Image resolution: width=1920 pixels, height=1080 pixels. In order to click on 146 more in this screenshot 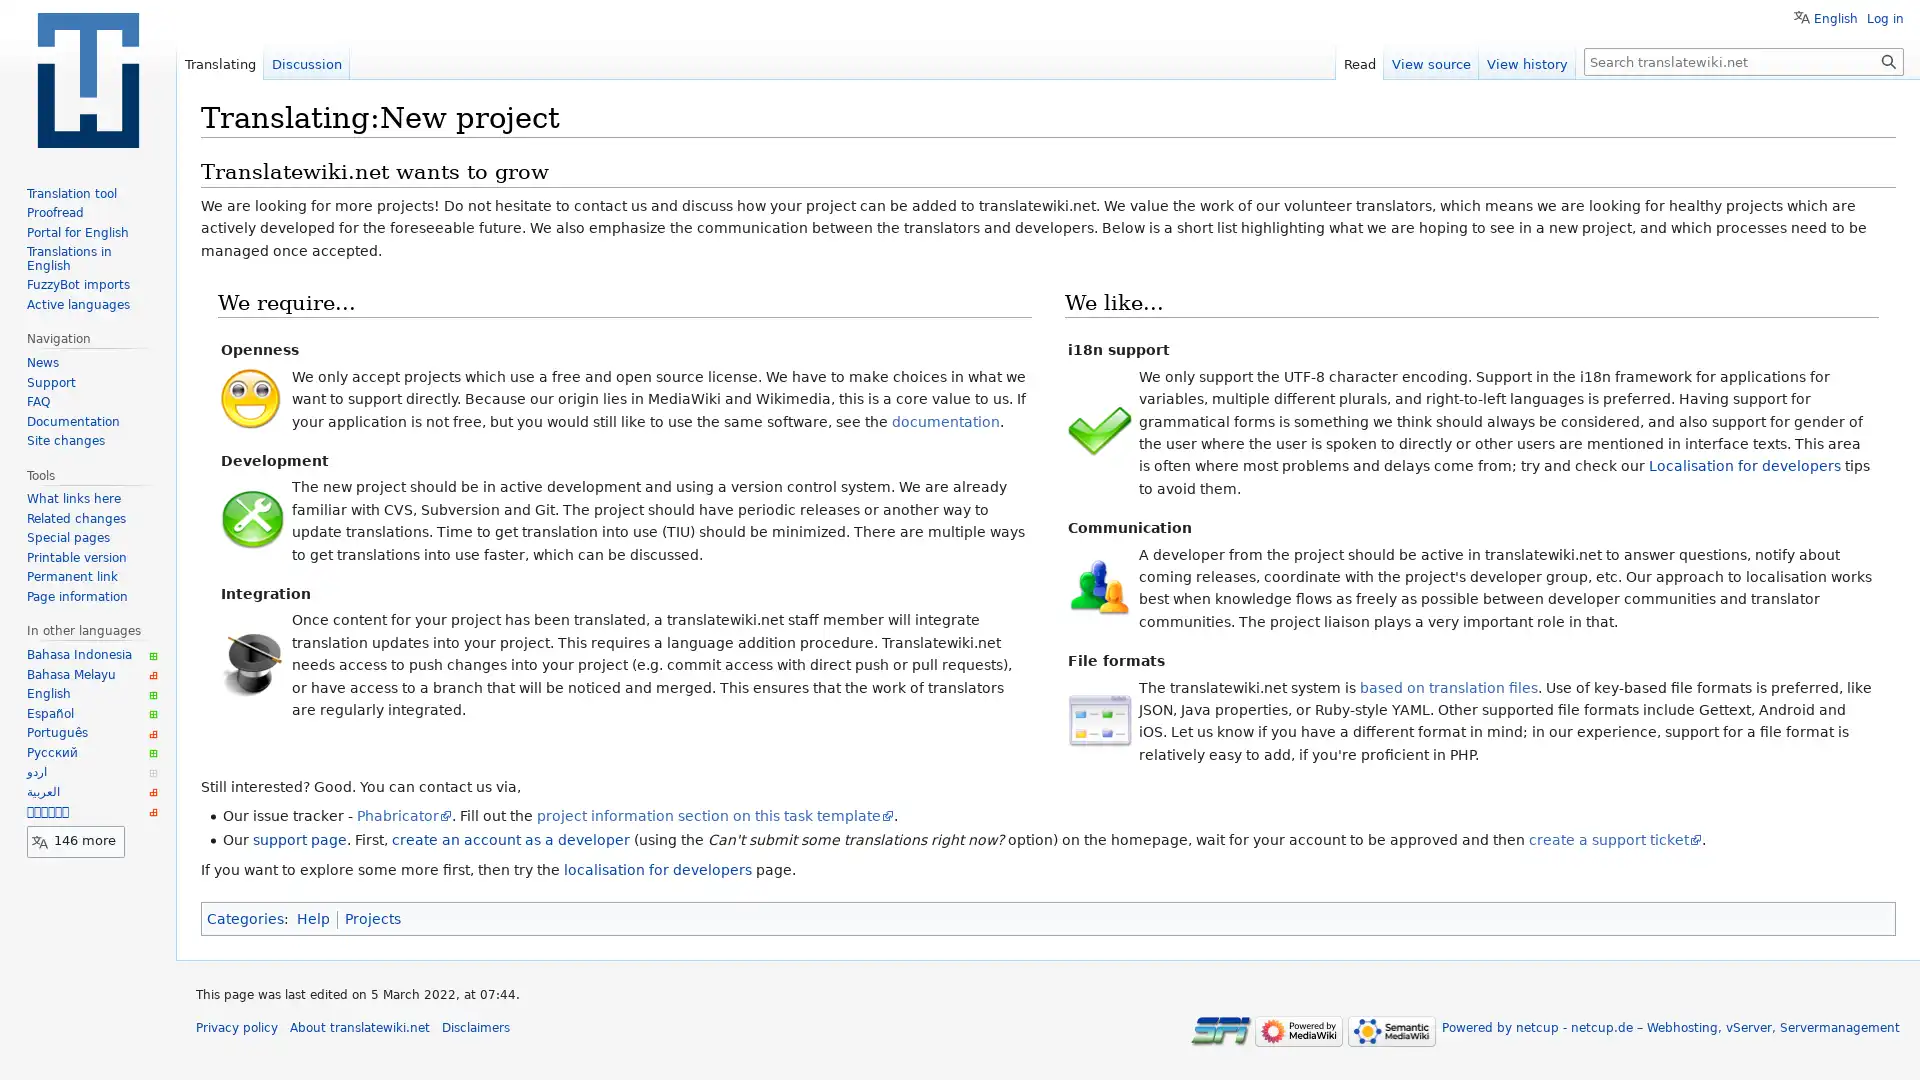, I will do `click(76, 840)`.